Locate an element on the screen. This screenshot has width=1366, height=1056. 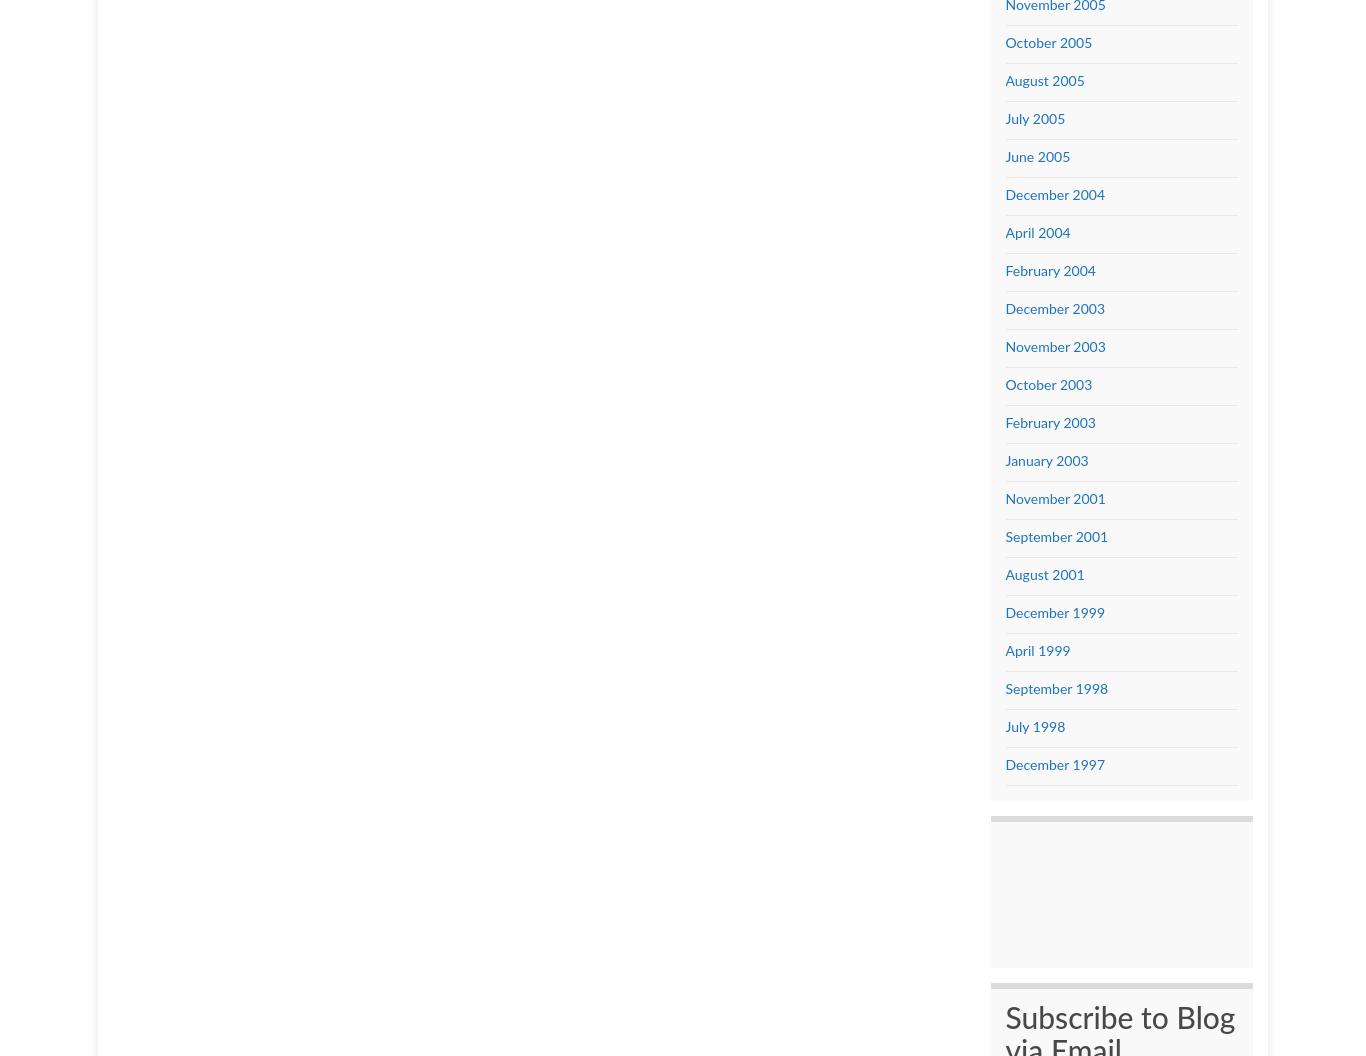
'December 1999' is located at coordinates (1053, 612).